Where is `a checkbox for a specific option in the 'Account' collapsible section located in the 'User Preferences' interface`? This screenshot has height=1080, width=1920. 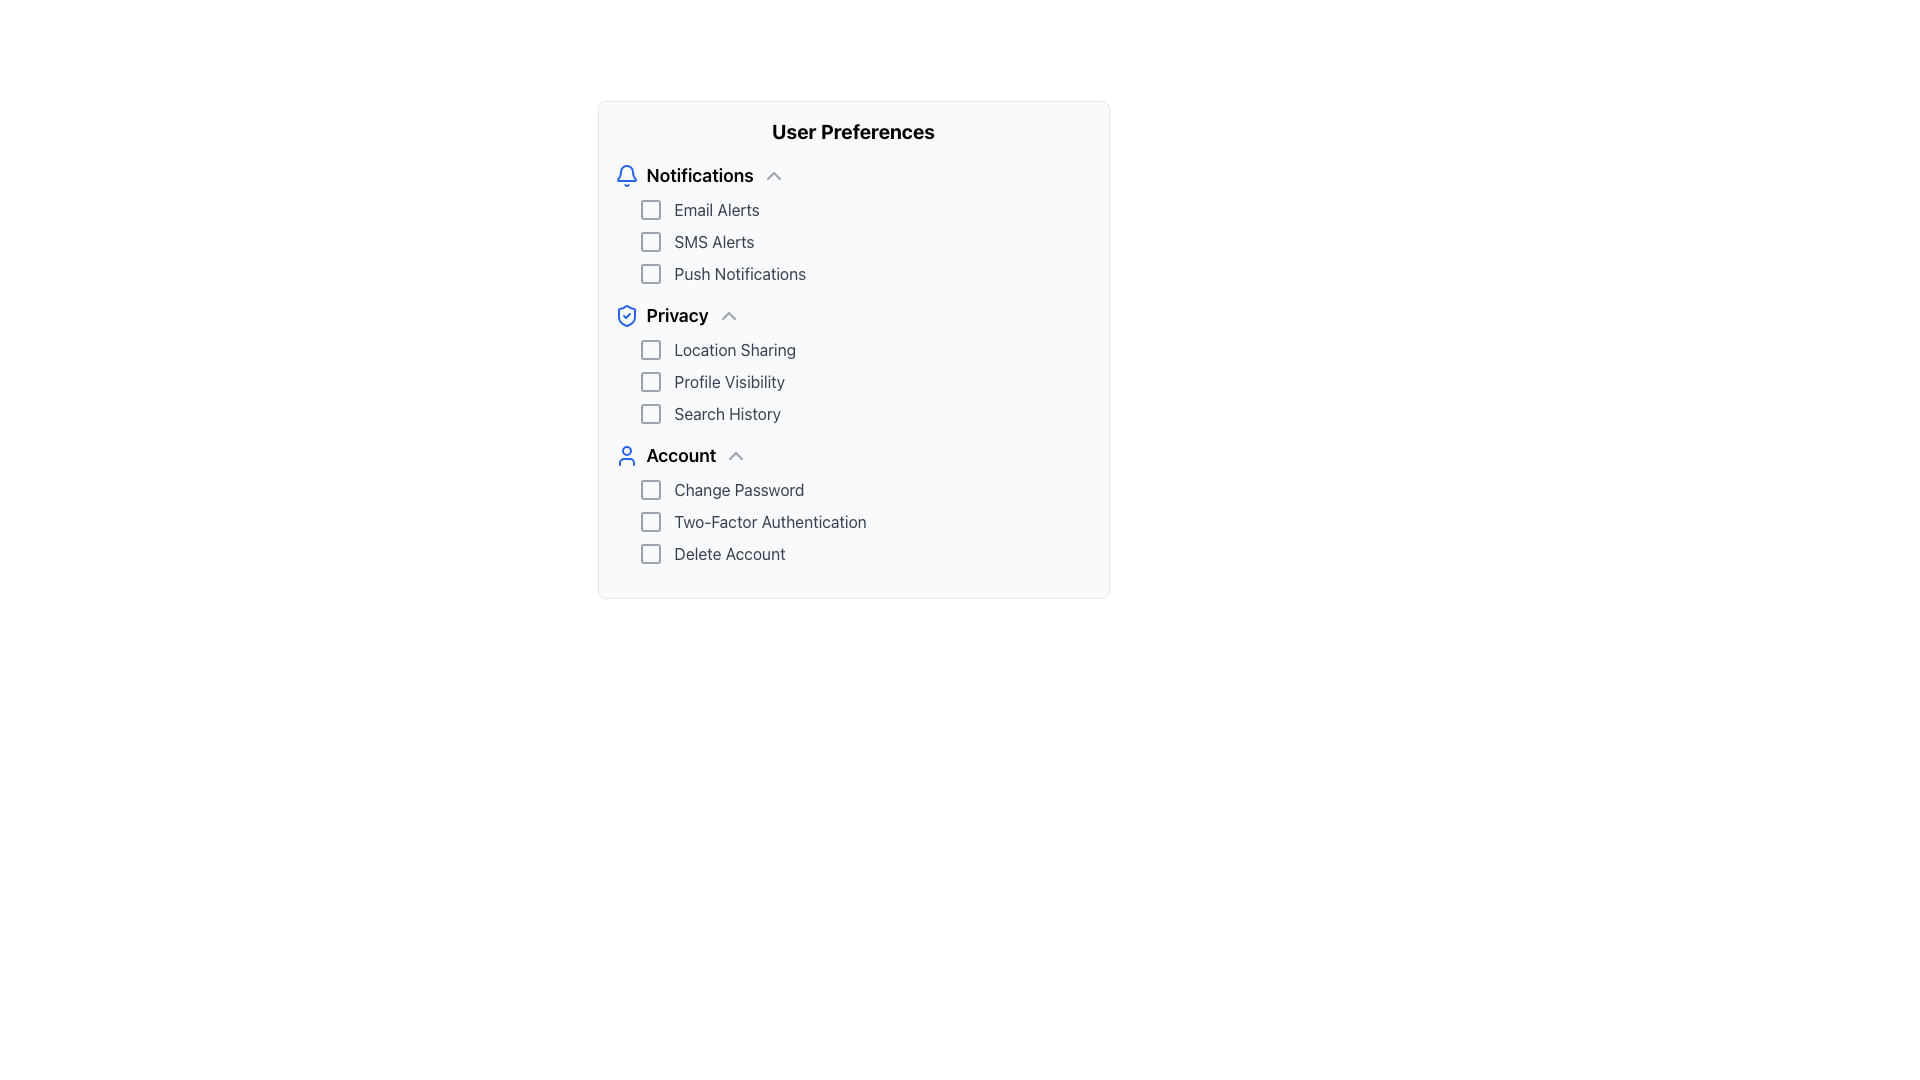
a checkbox for a specific option in the 'Account' collapsible section located in the 'User Preferences' interface is located at coordinates (853, 503).